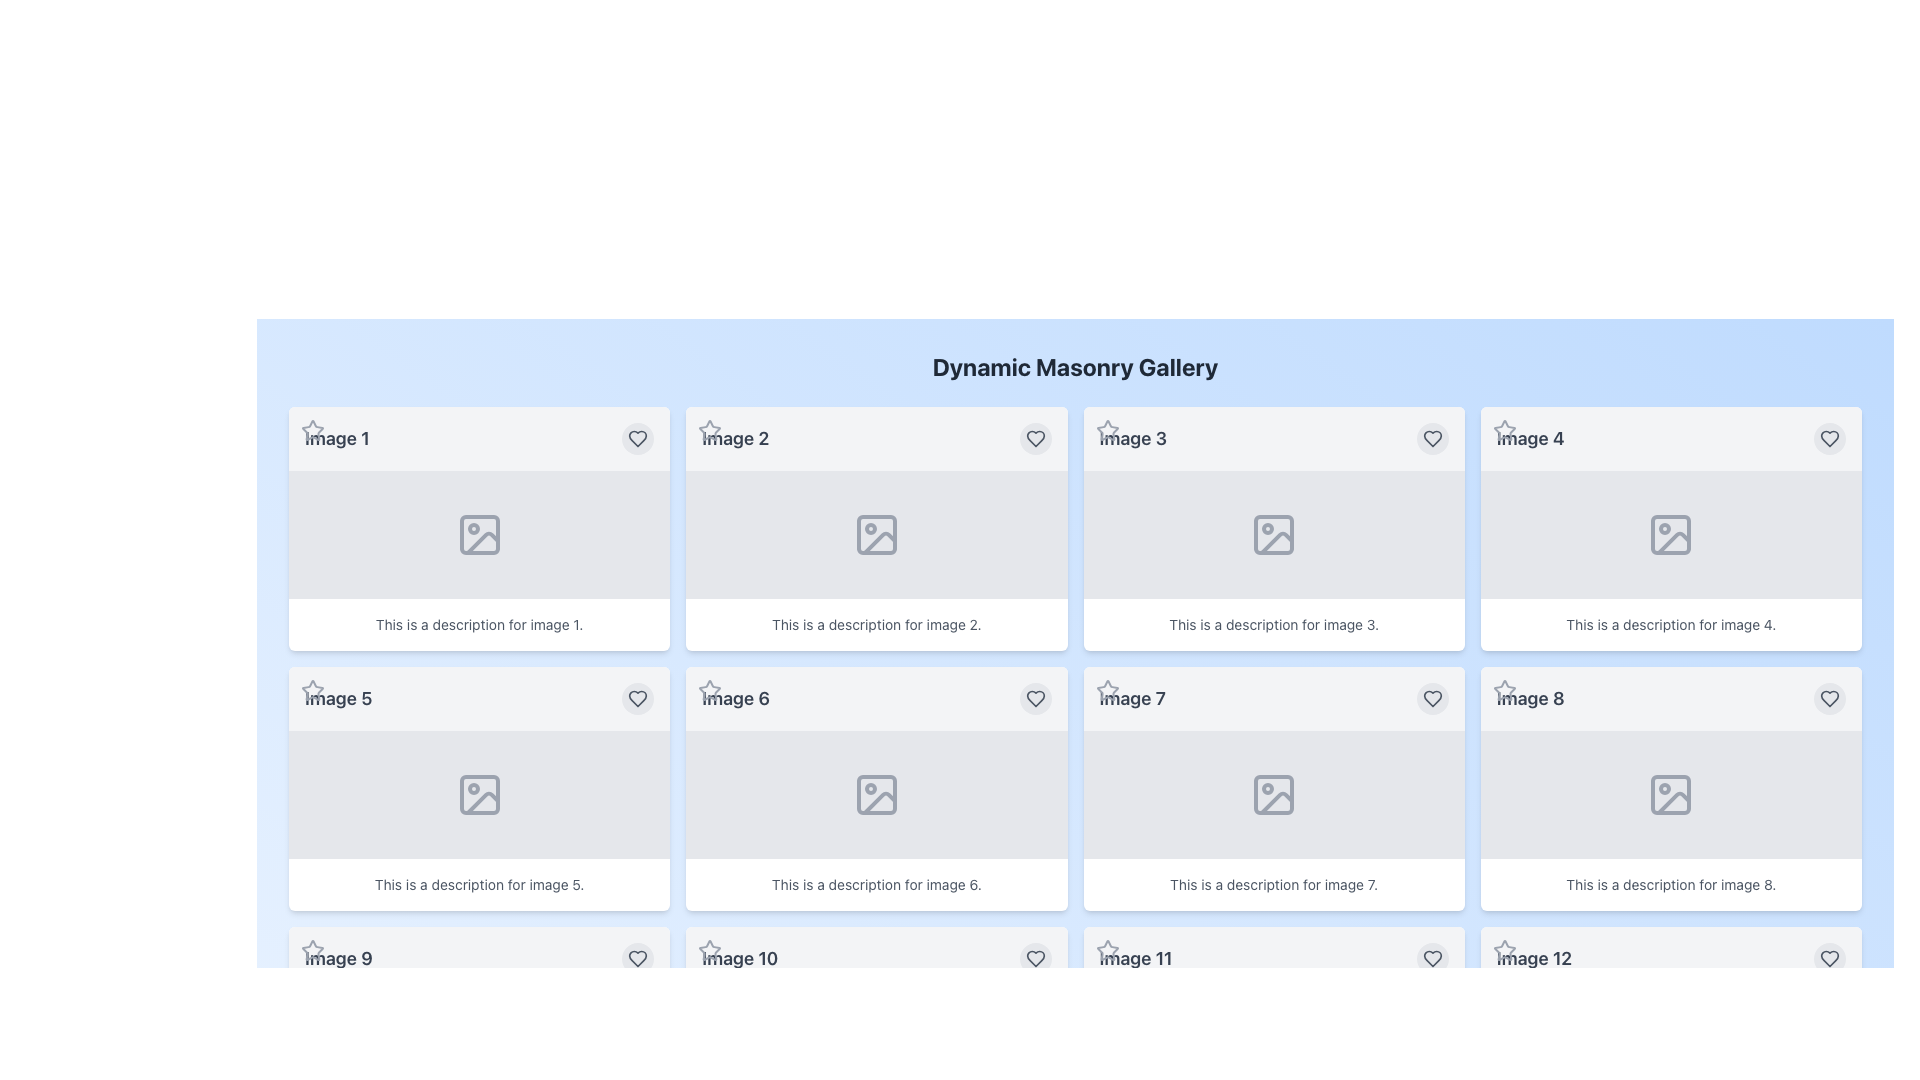 This screenshot has height=1080, width=1920. I want to click on the Heart icon located in the top right corner of the 'Image 5' card, so click(637, 697).